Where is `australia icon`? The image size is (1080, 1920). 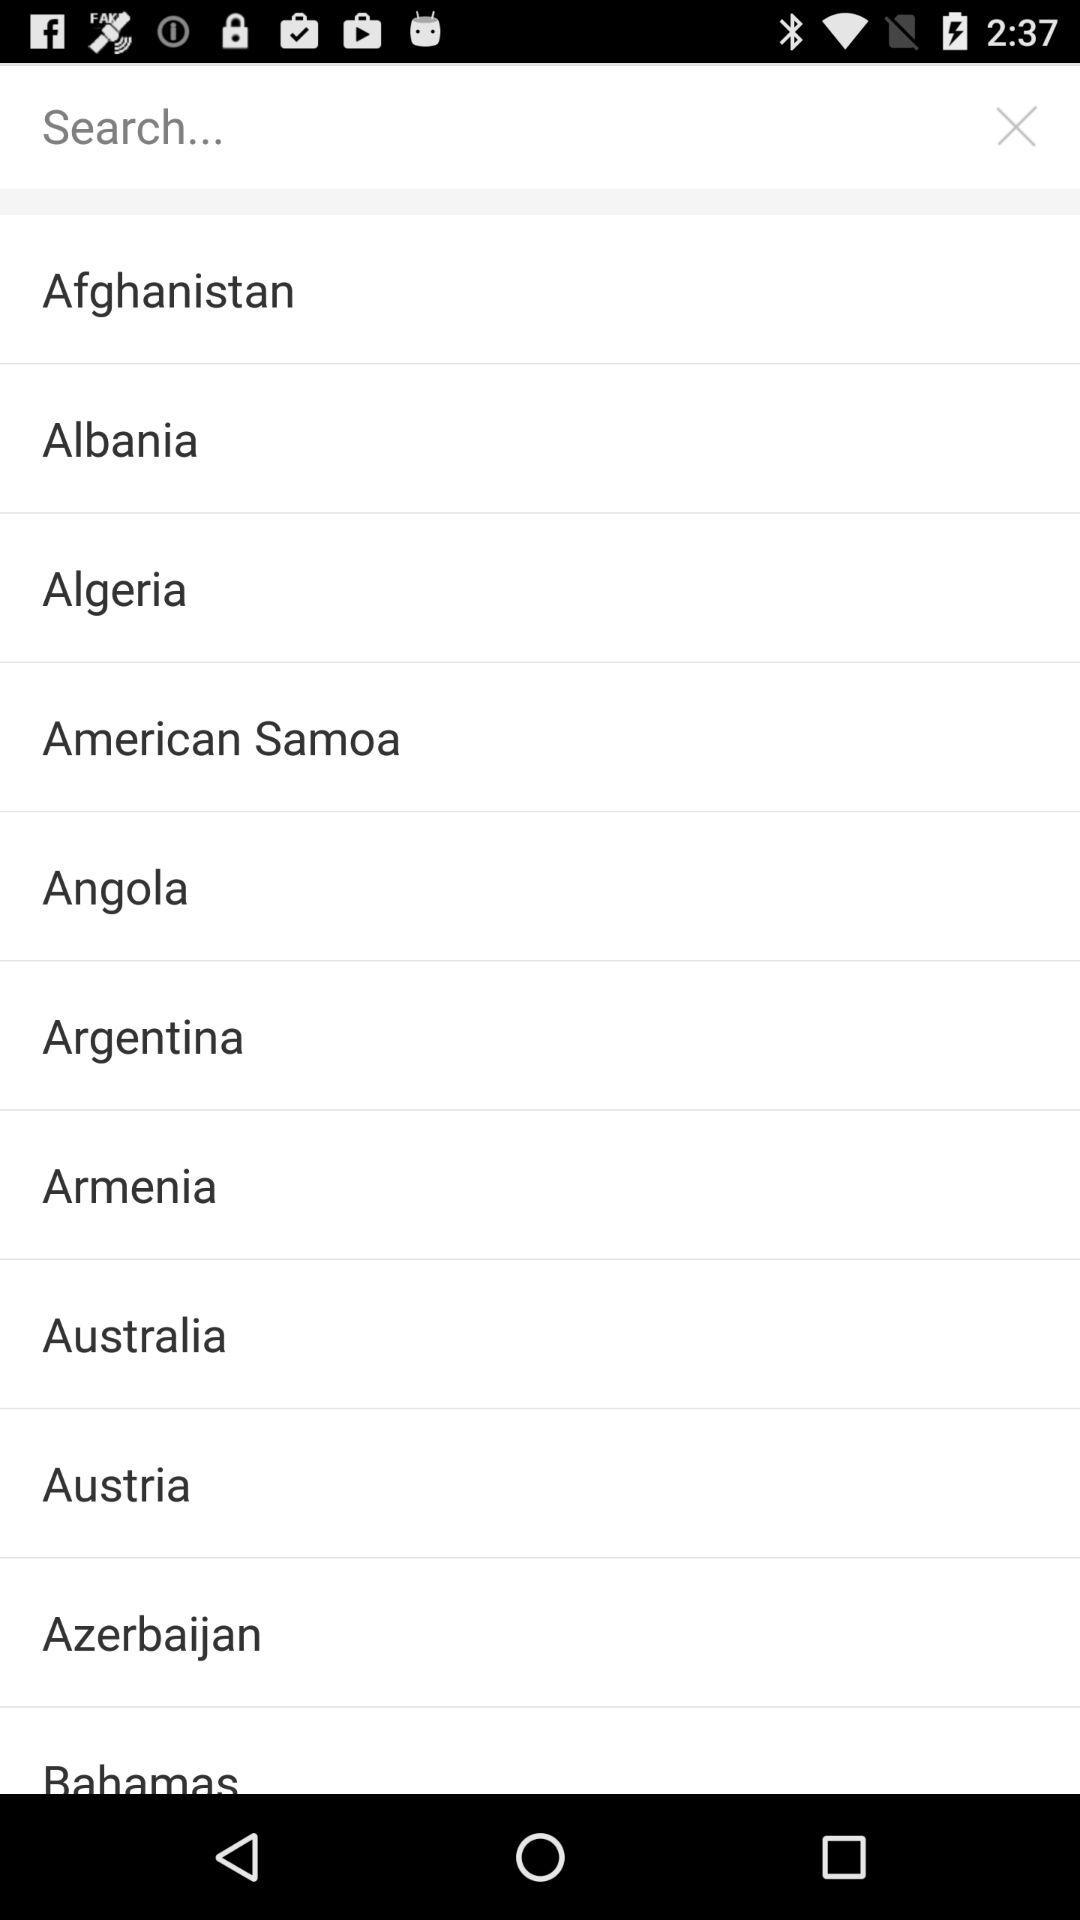 australia icon is located at coordinates (540, 1333).